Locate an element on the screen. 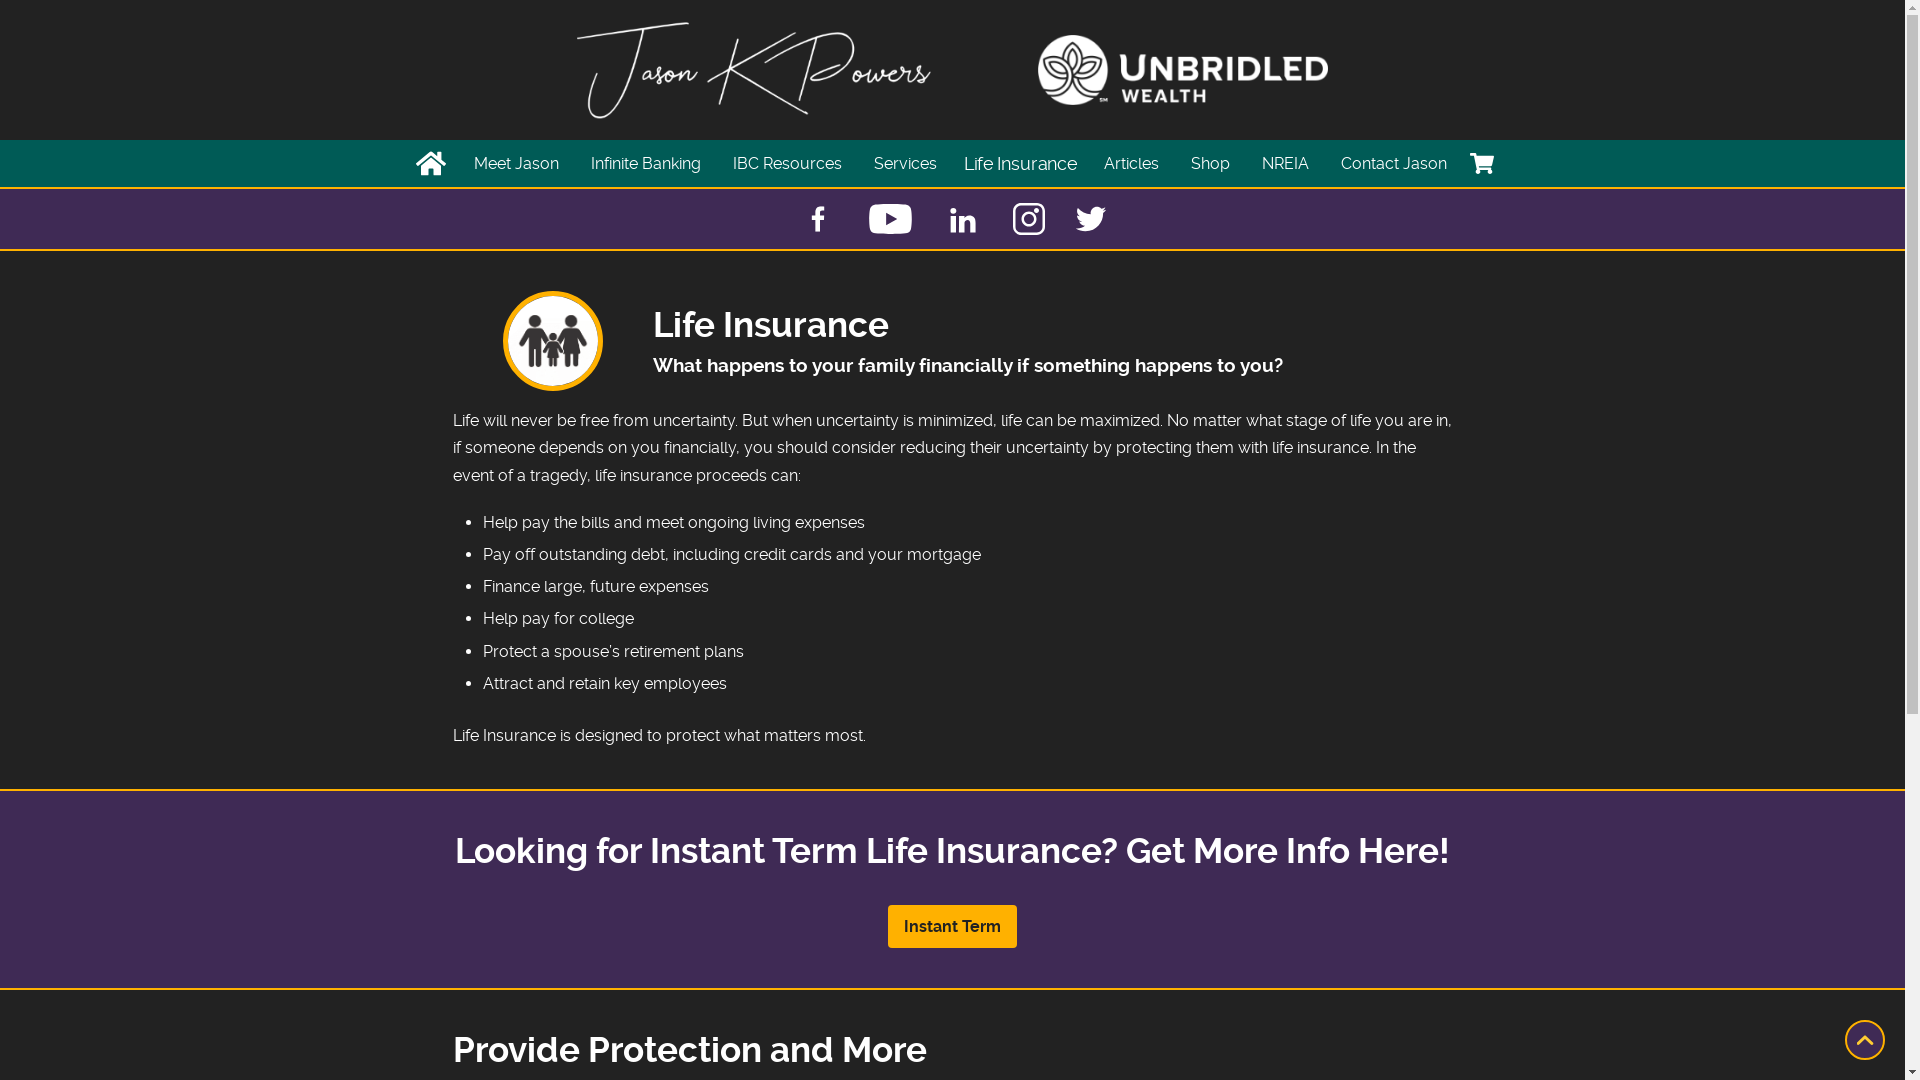 The image size is (1920, 1080). 'Instant Term' is located at coordinates (951, 926).